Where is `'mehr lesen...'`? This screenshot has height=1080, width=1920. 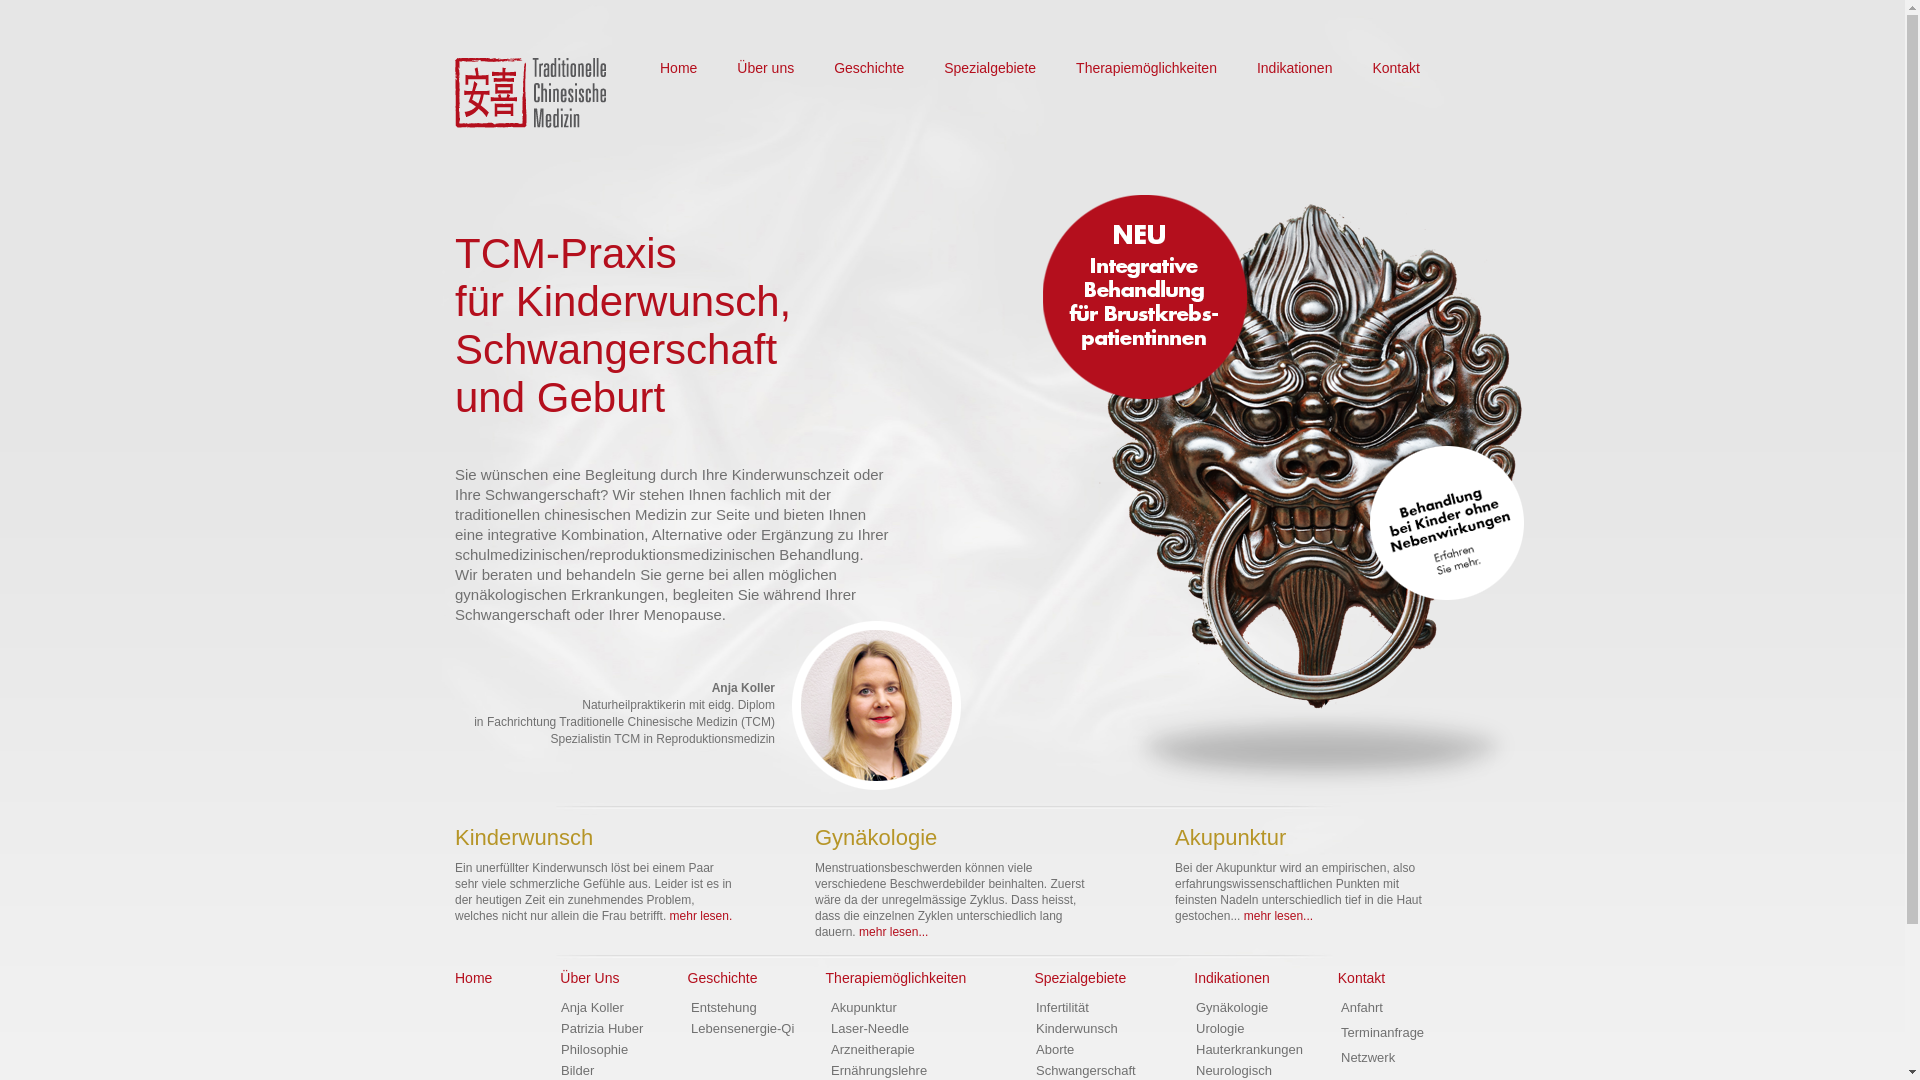
'mehr lesen...' is located at coordinates (892, 932).